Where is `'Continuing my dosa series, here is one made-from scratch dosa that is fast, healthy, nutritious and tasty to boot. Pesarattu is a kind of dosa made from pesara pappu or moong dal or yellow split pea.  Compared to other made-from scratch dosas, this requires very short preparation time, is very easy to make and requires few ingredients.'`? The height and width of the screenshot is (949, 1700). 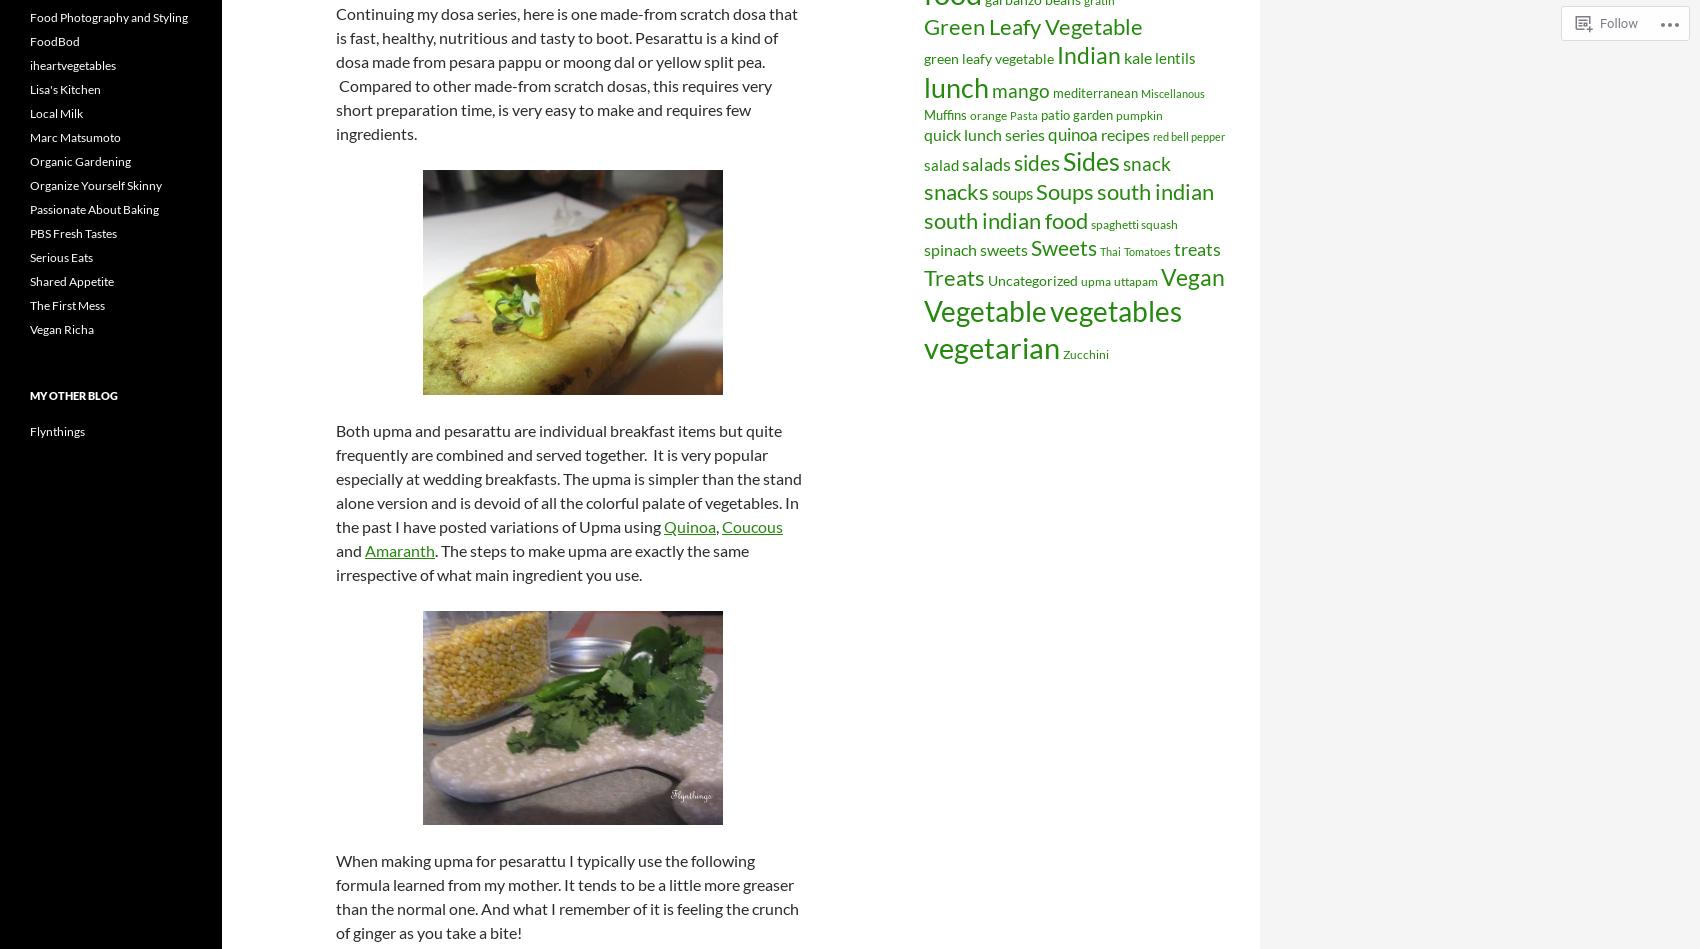
'Continuing my dosa series, here is one made-from scratch dosa that is fast, healthy, nutritious and tasty to boot. Pesarattu is a kind of dosa made from pesara pappu or moong dal or yellow split pea.  Compared to other made-from scratch dosas, this requires very short preparation time, is very easy to make and requires few ingredients.' is located at coordinates (334, 73).